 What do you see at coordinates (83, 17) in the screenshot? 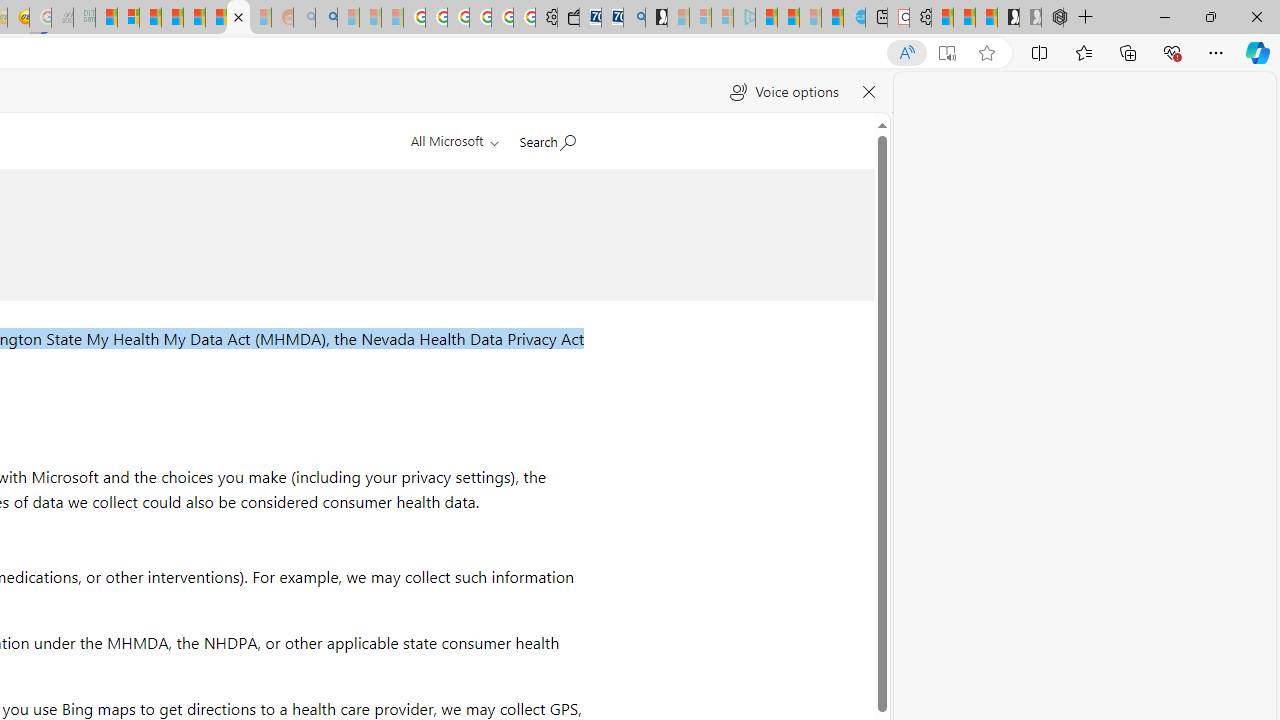
I see `'DITOGAMES AG Imprint - Sleeping'` at bounding box center [83, 17].